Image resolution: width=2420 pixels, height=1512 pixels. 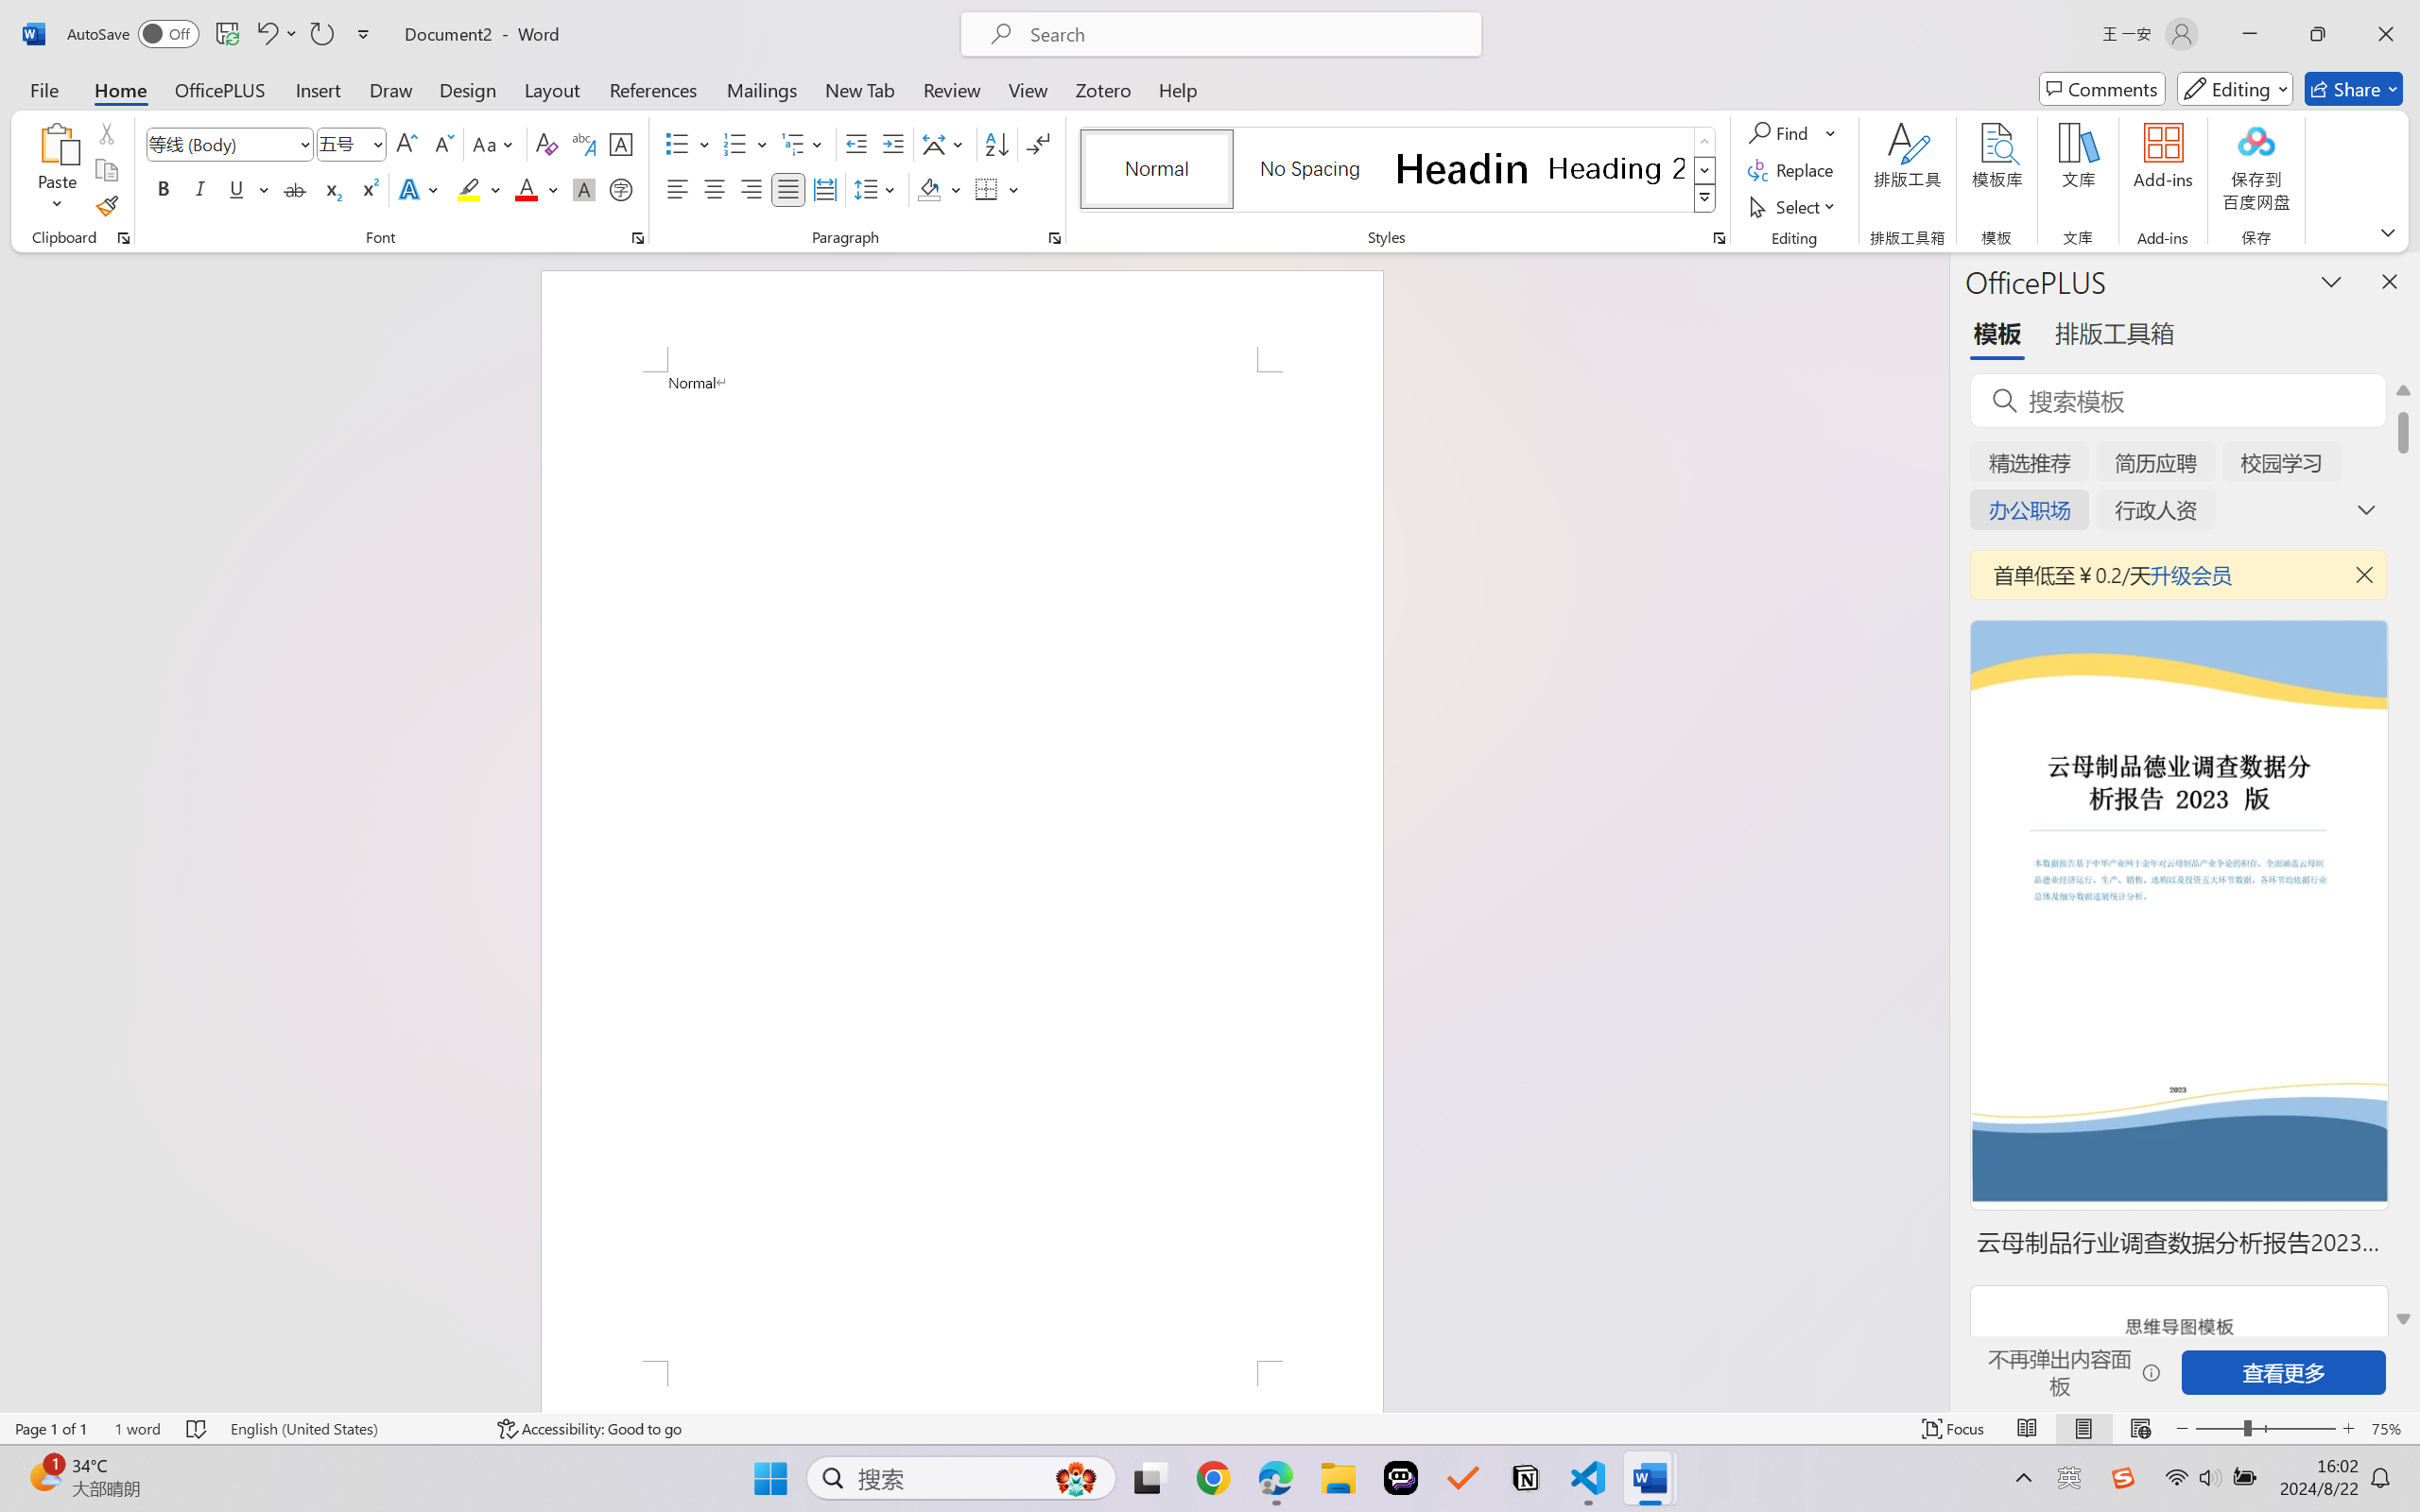 What do you see at coordinates (121, 88) in the screenshot?
I see `'Home'` at bounding box center [121, 88].